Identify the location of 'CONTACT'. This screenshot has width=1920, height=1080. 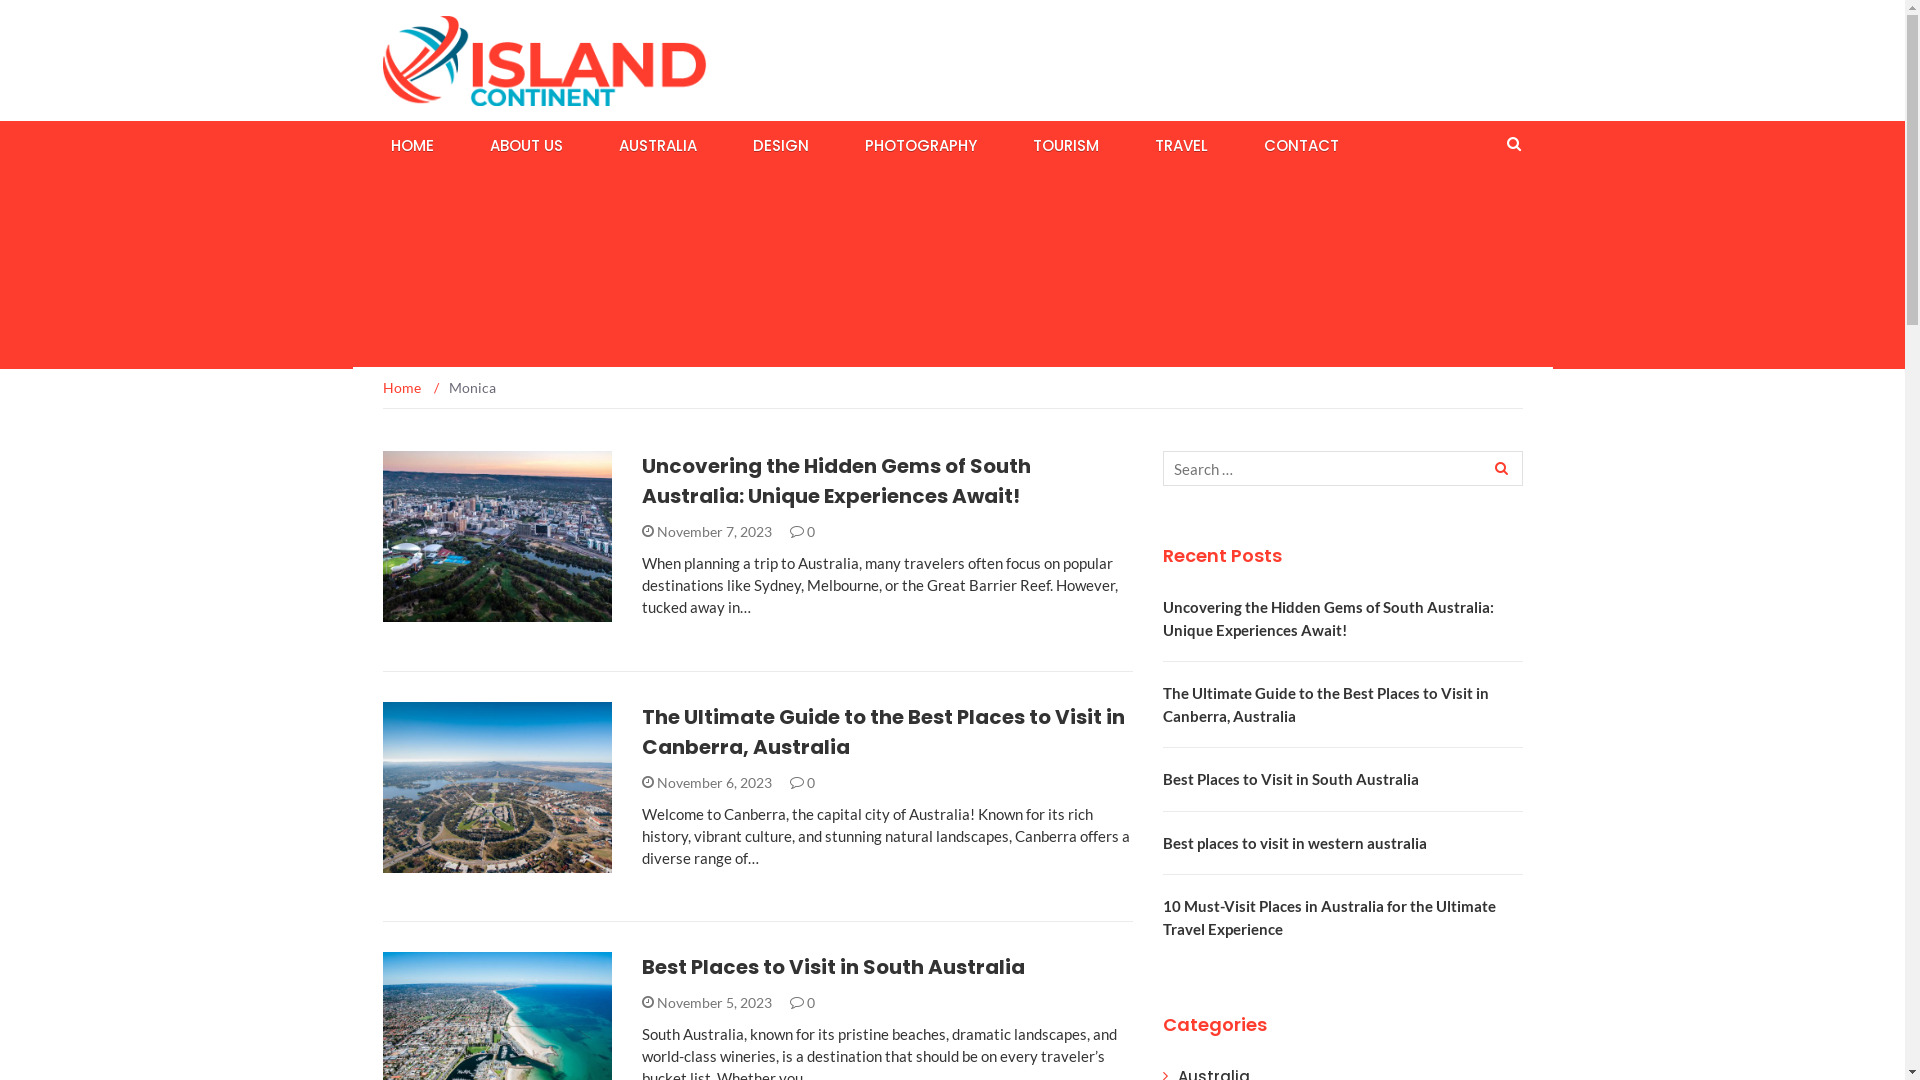
(1301, 143).